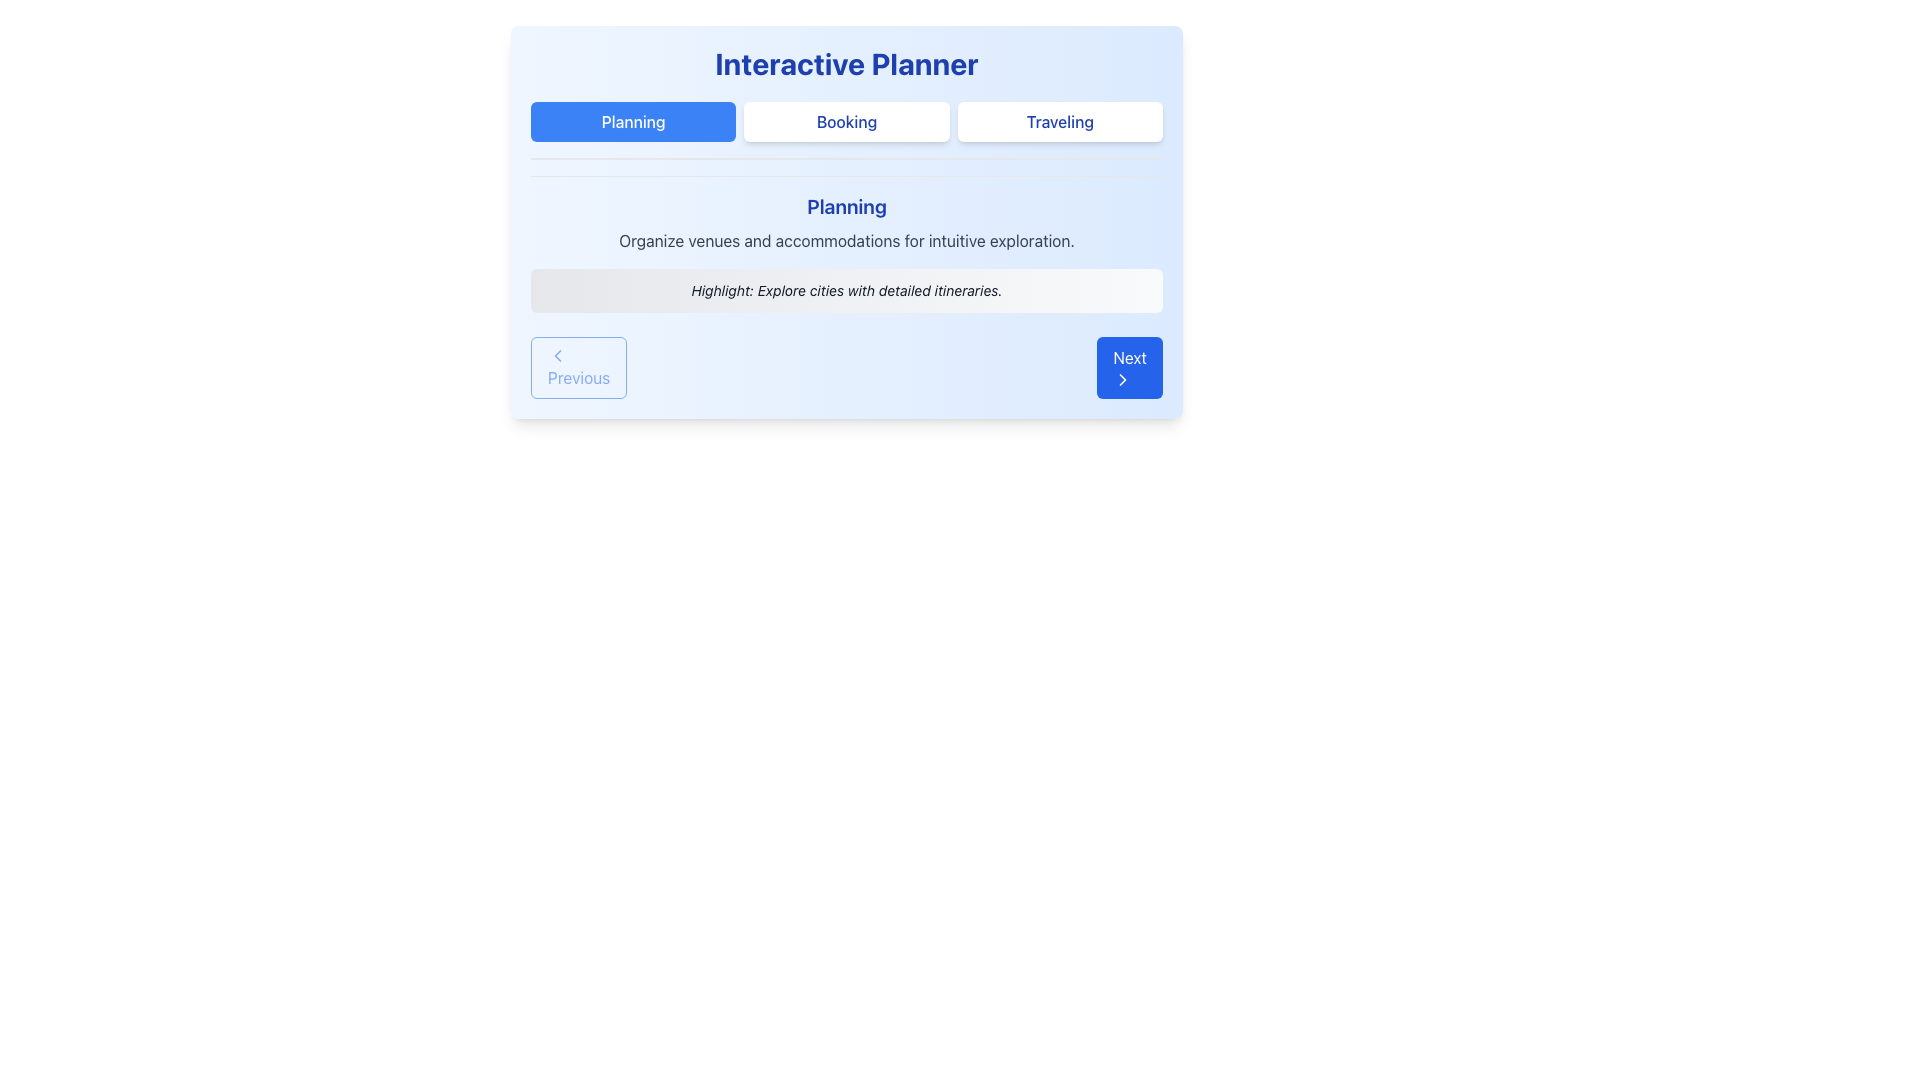  What do you see at coordinates (846, 122) in the screenshot?
I see `the 'Booking' button located between the 'Planning' button and the 'Traveling' button in the horizontal group under the 'Interactive Planner' header` at bounding box center [846, 122].